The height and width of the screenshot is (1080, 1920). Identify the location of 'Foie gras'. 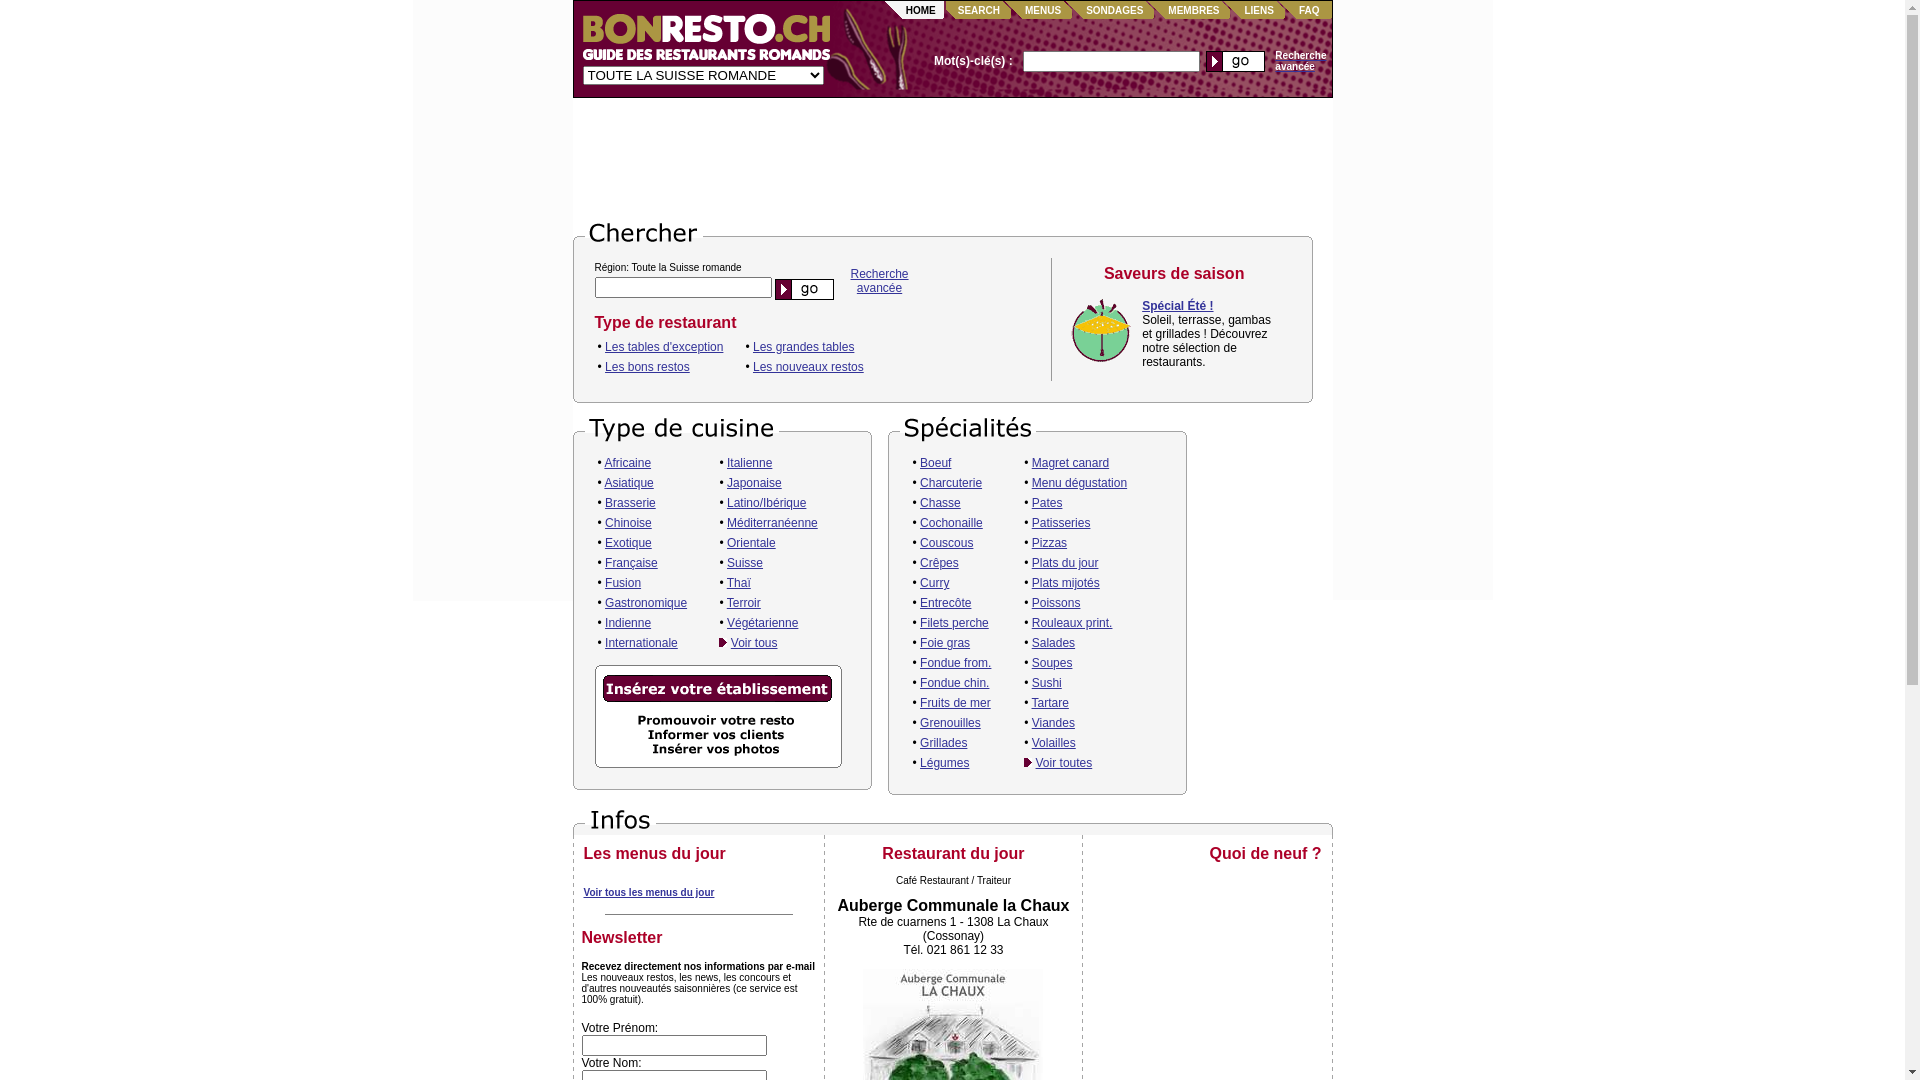
(944, 643).